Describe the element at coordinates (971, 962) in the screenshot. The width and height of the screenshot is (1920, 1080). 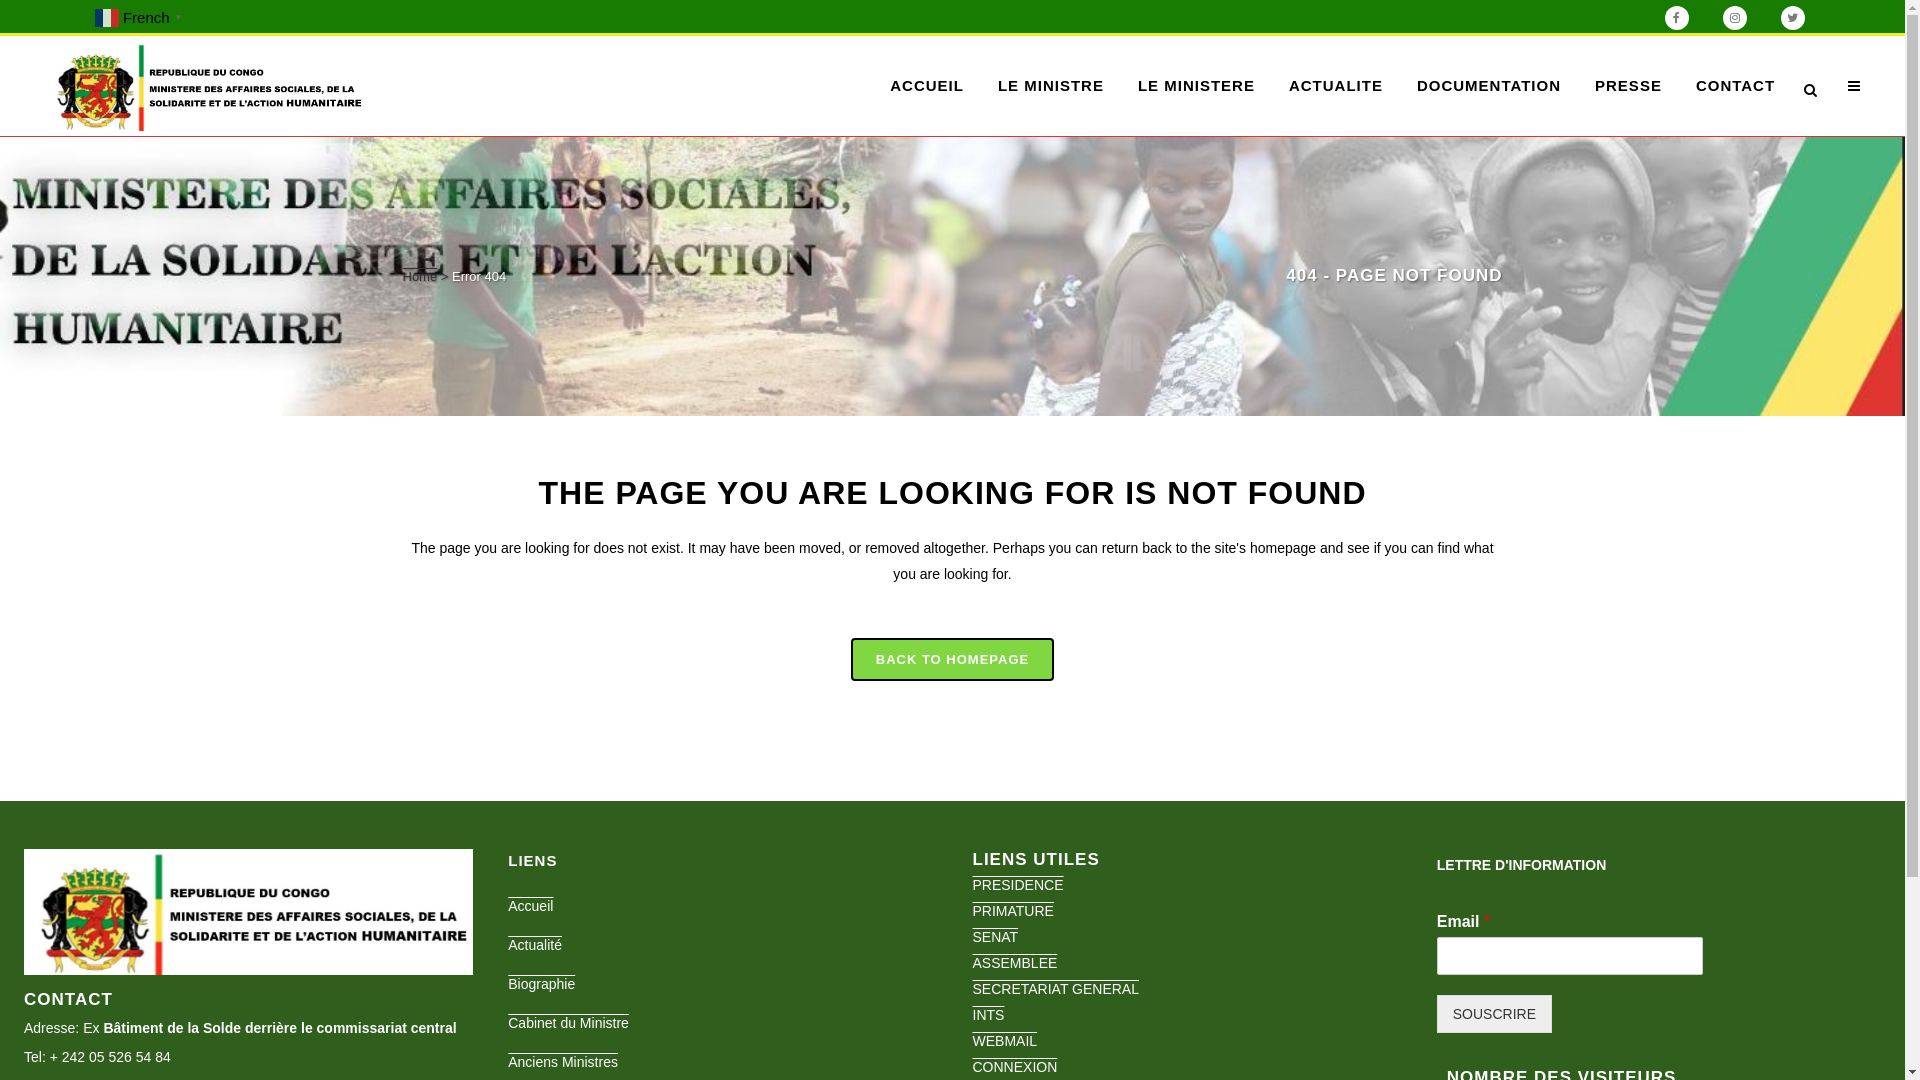
I see `'ASSEMBLEE'` at that location.